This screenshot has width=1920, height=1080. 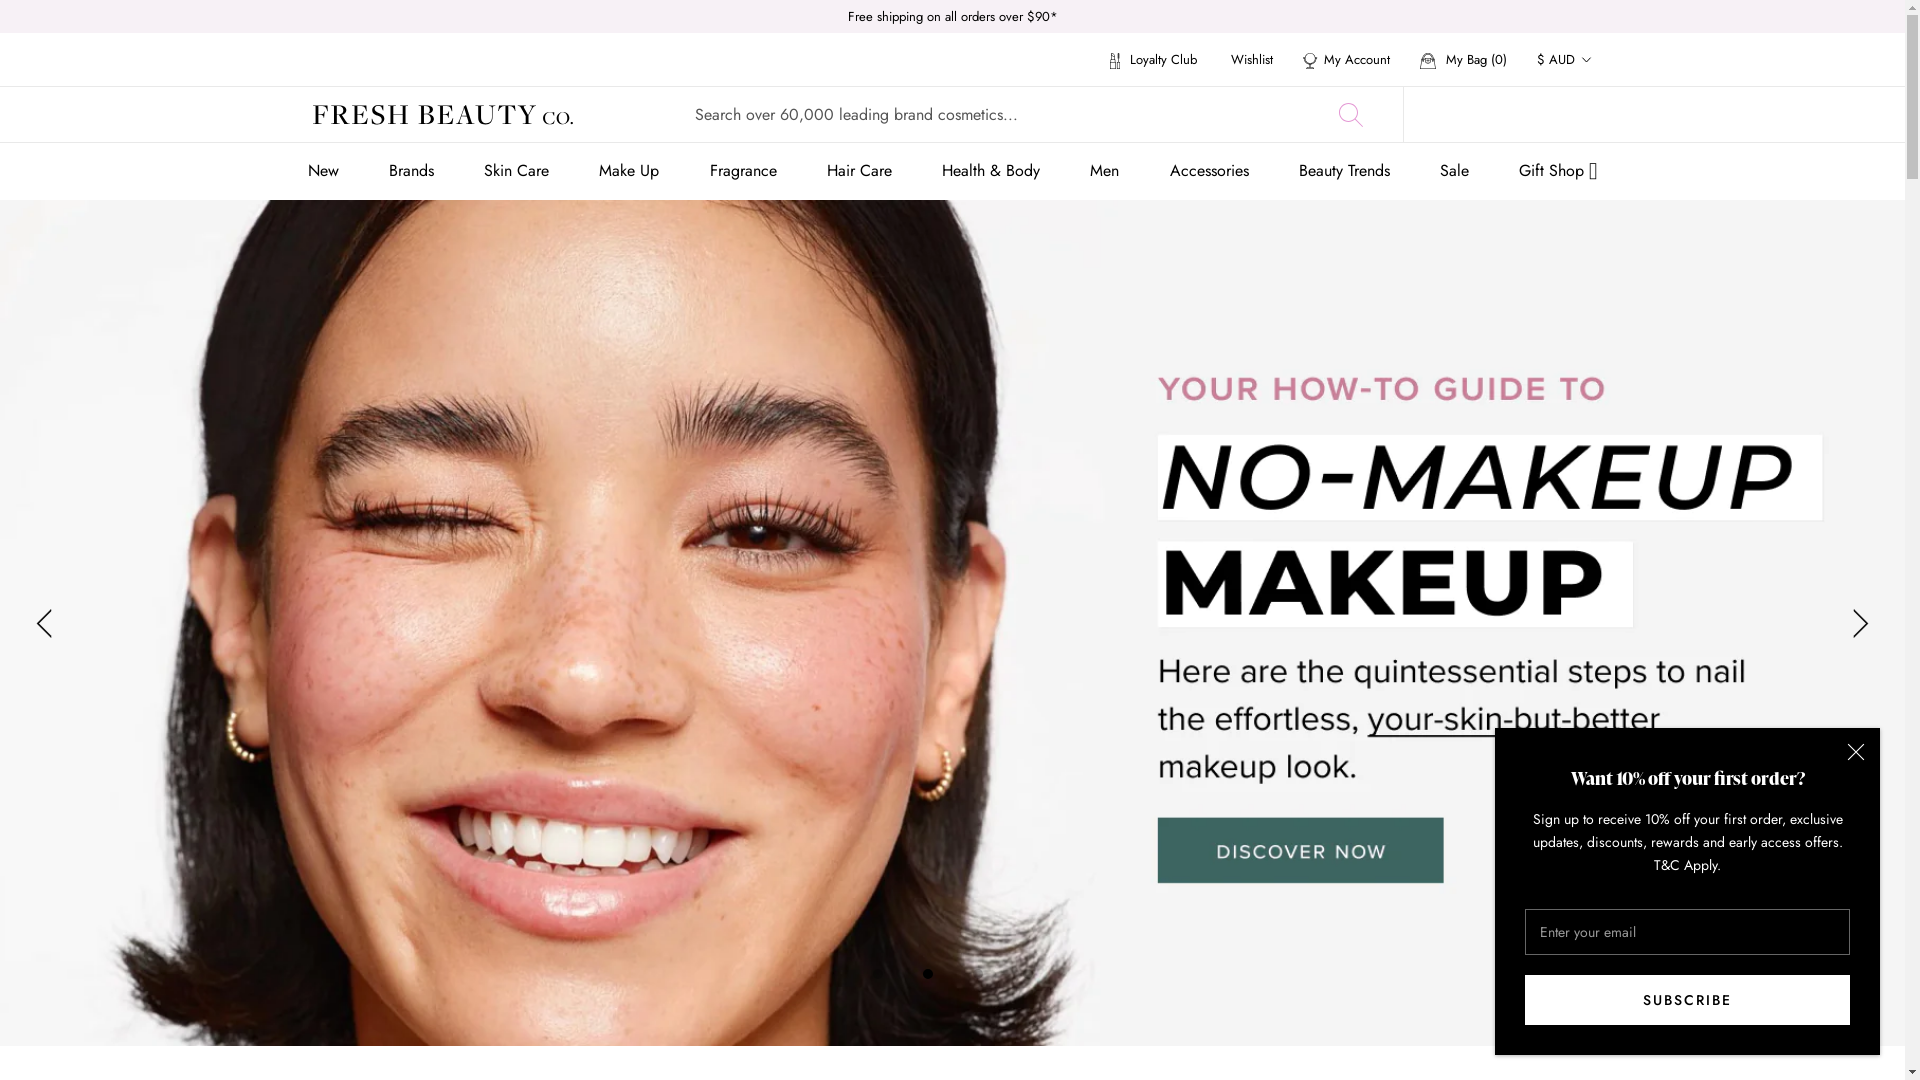 I want to click on 'Sale, so click(x=1454, y=169).